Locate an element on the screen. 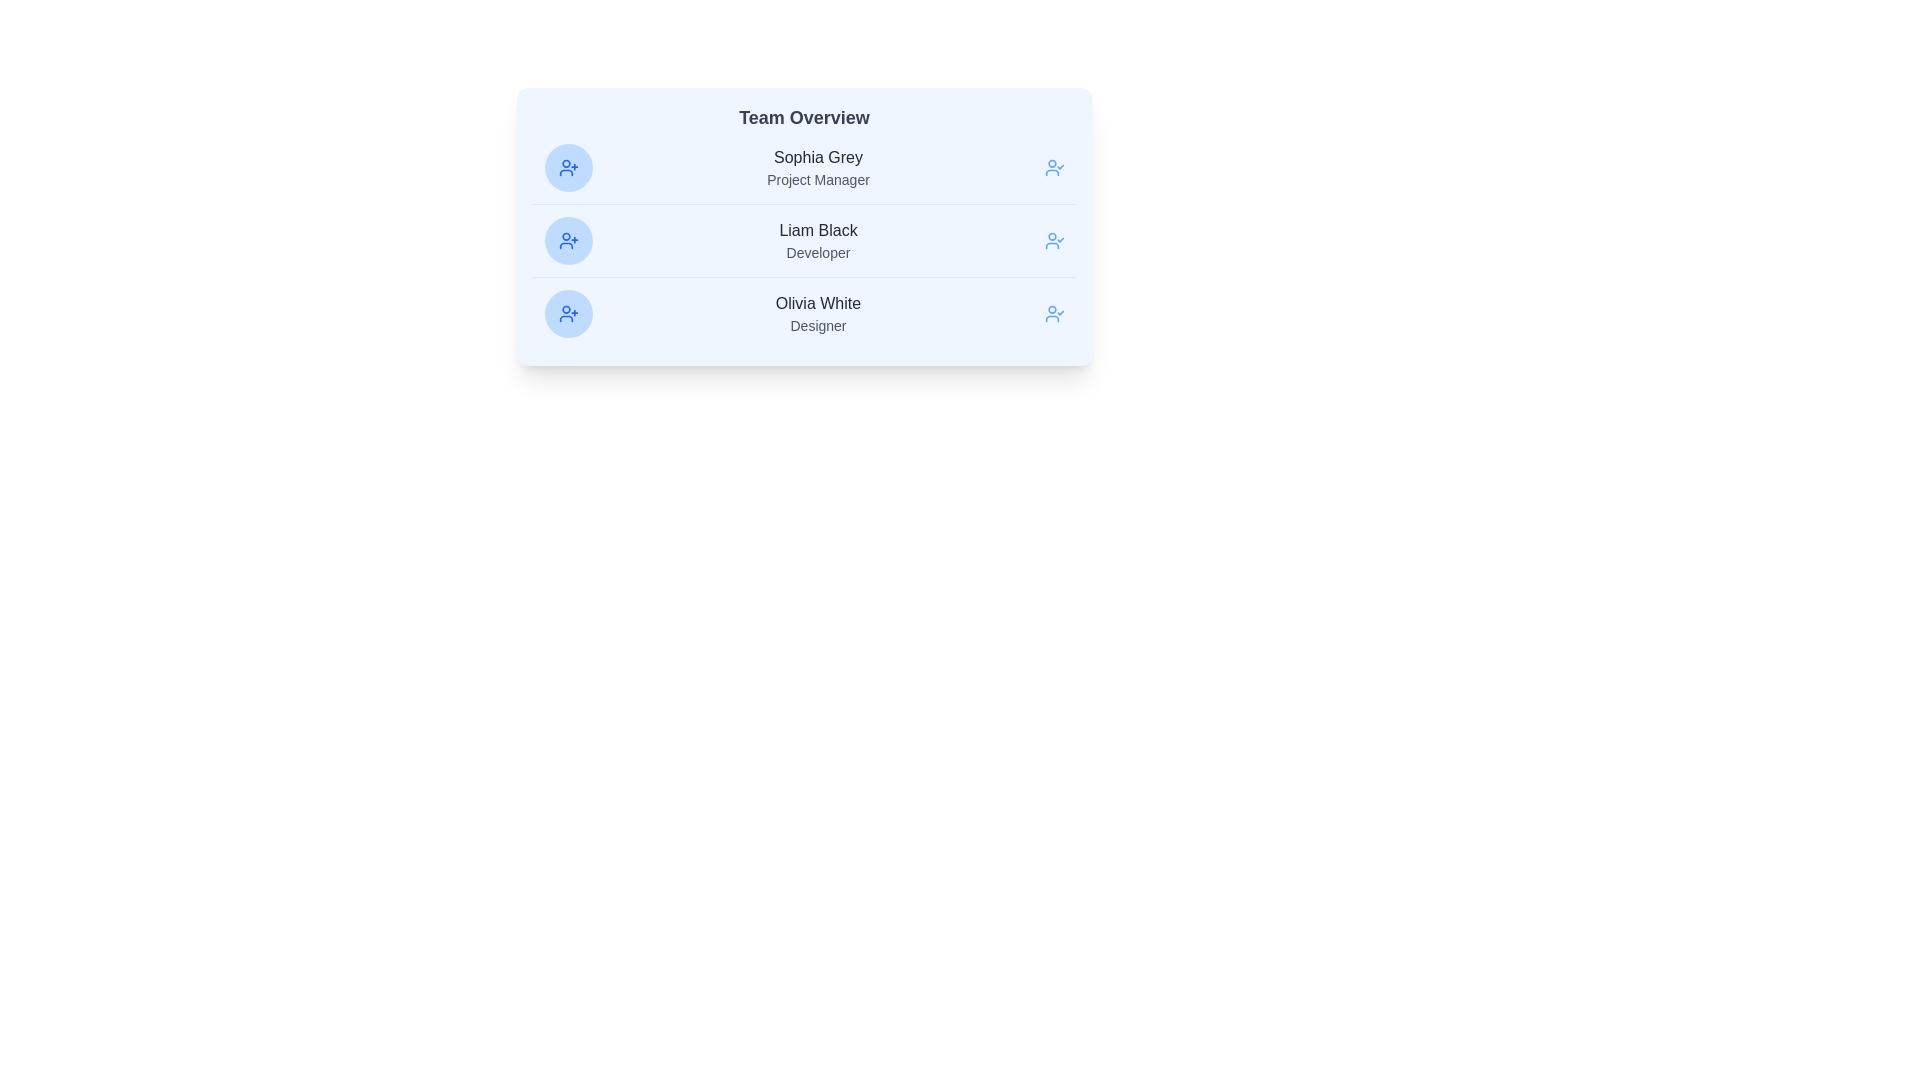 The width and height of the screenshot is (1920, 1080). the circular icon button with a blue background and a 'user plus' illustration, located in the left section of the panel row labeled 'Liam Black' is located at coordinates (567, 239).